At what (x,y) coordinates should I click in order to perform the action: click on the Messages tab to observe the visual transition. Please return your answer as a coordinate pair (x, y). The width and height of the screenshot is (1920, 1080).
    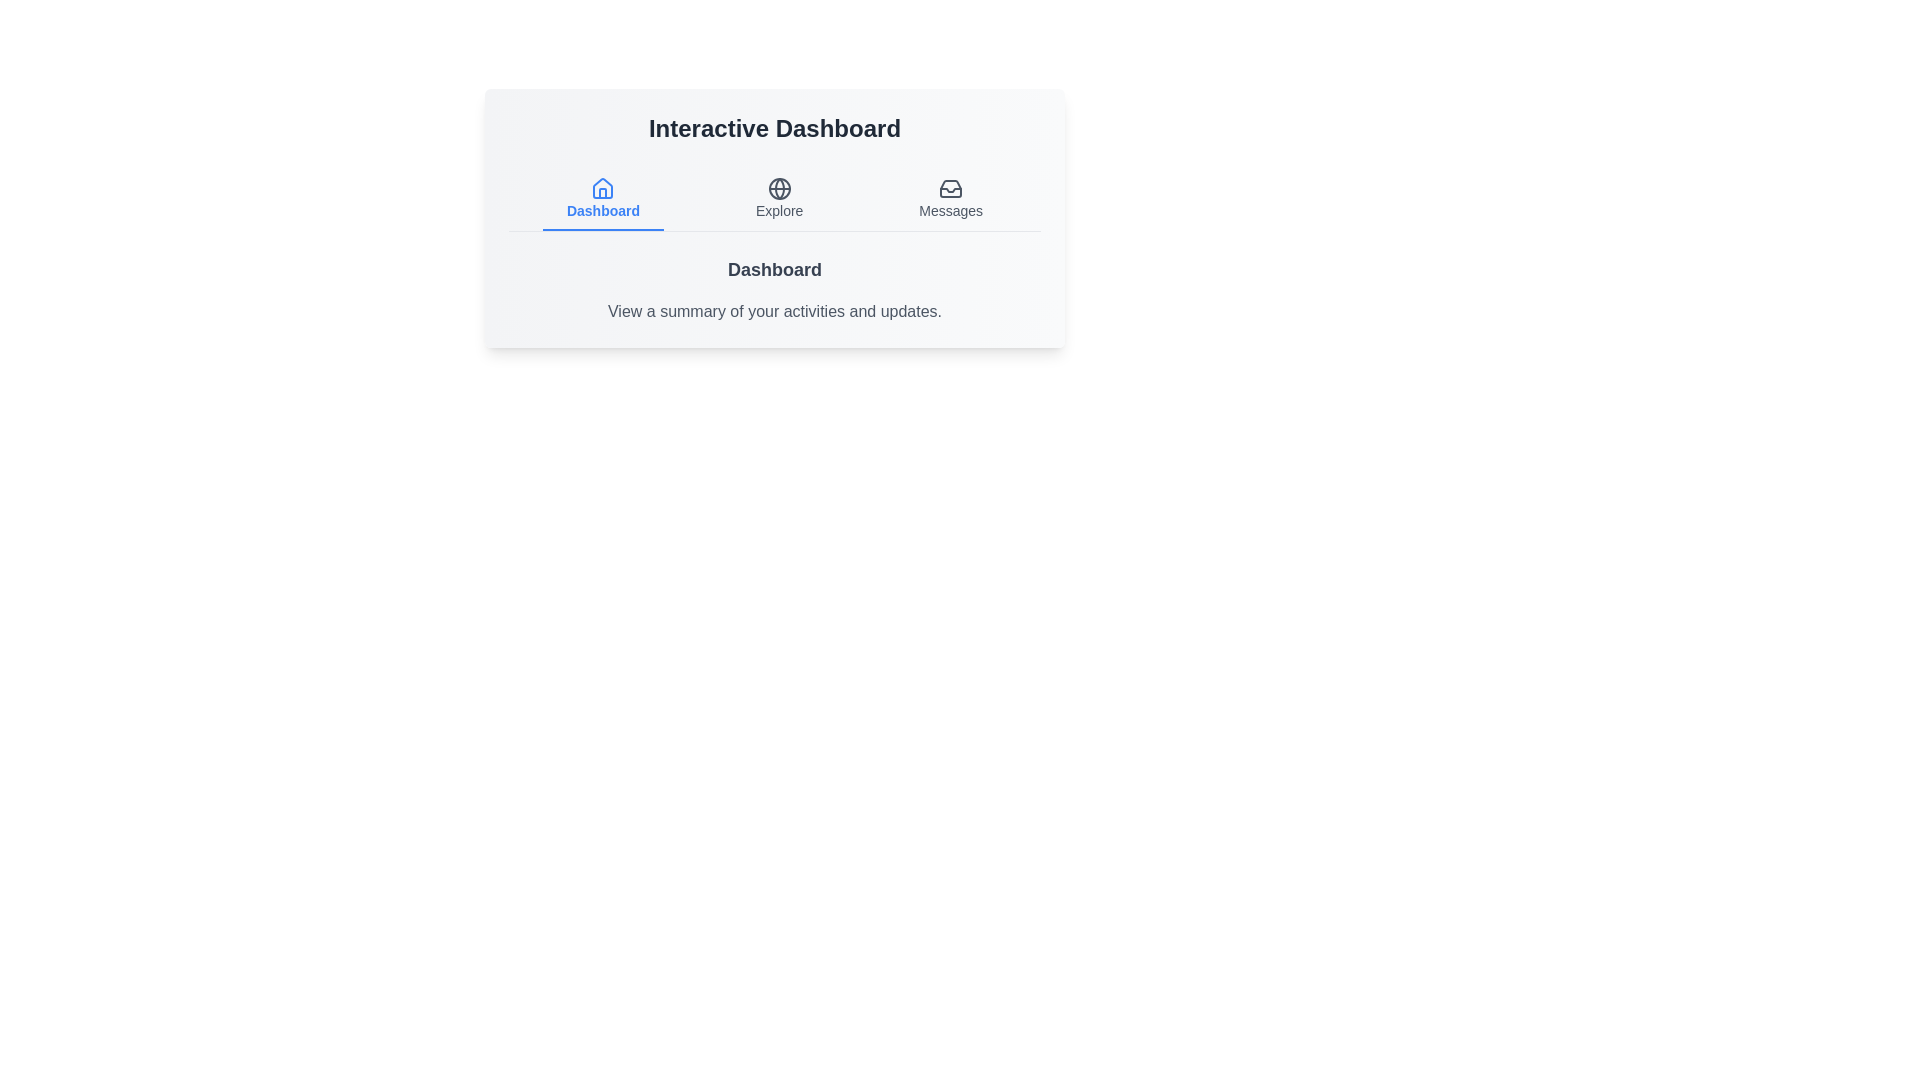
    Looking at the image, I should click on (950, 200).